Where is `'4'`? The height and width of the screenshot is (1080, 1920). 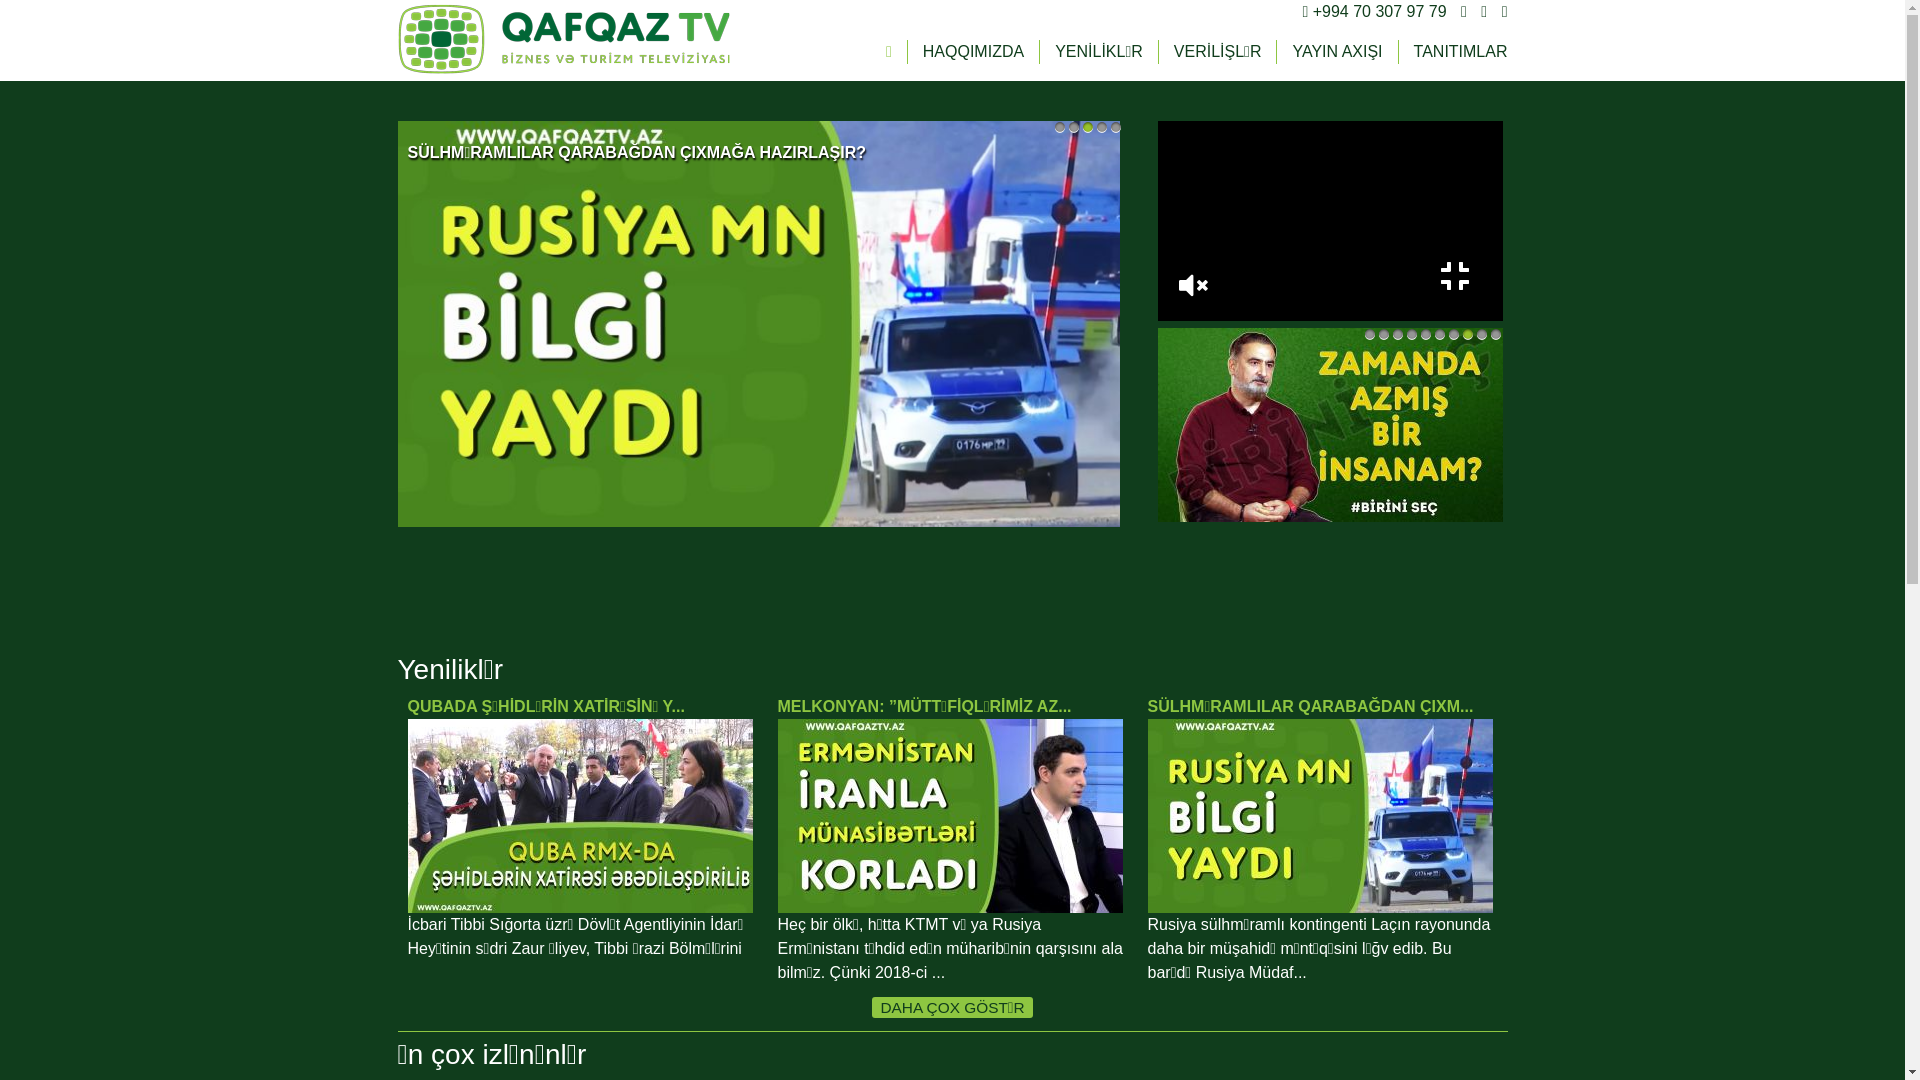
'4' is located at coordinates (1101, 127).